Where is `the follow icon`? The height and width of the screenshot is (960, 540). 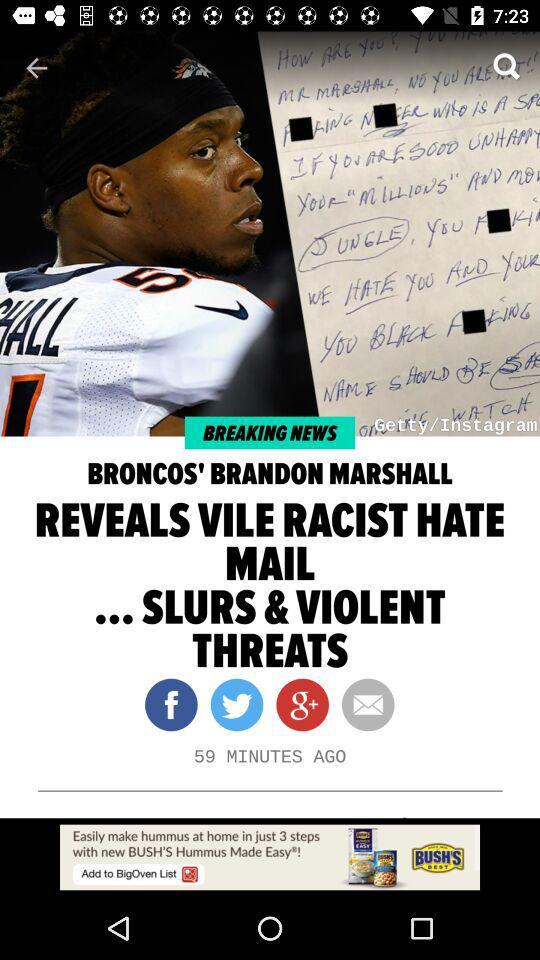 the follow icon is located at coordinates (295, 705).